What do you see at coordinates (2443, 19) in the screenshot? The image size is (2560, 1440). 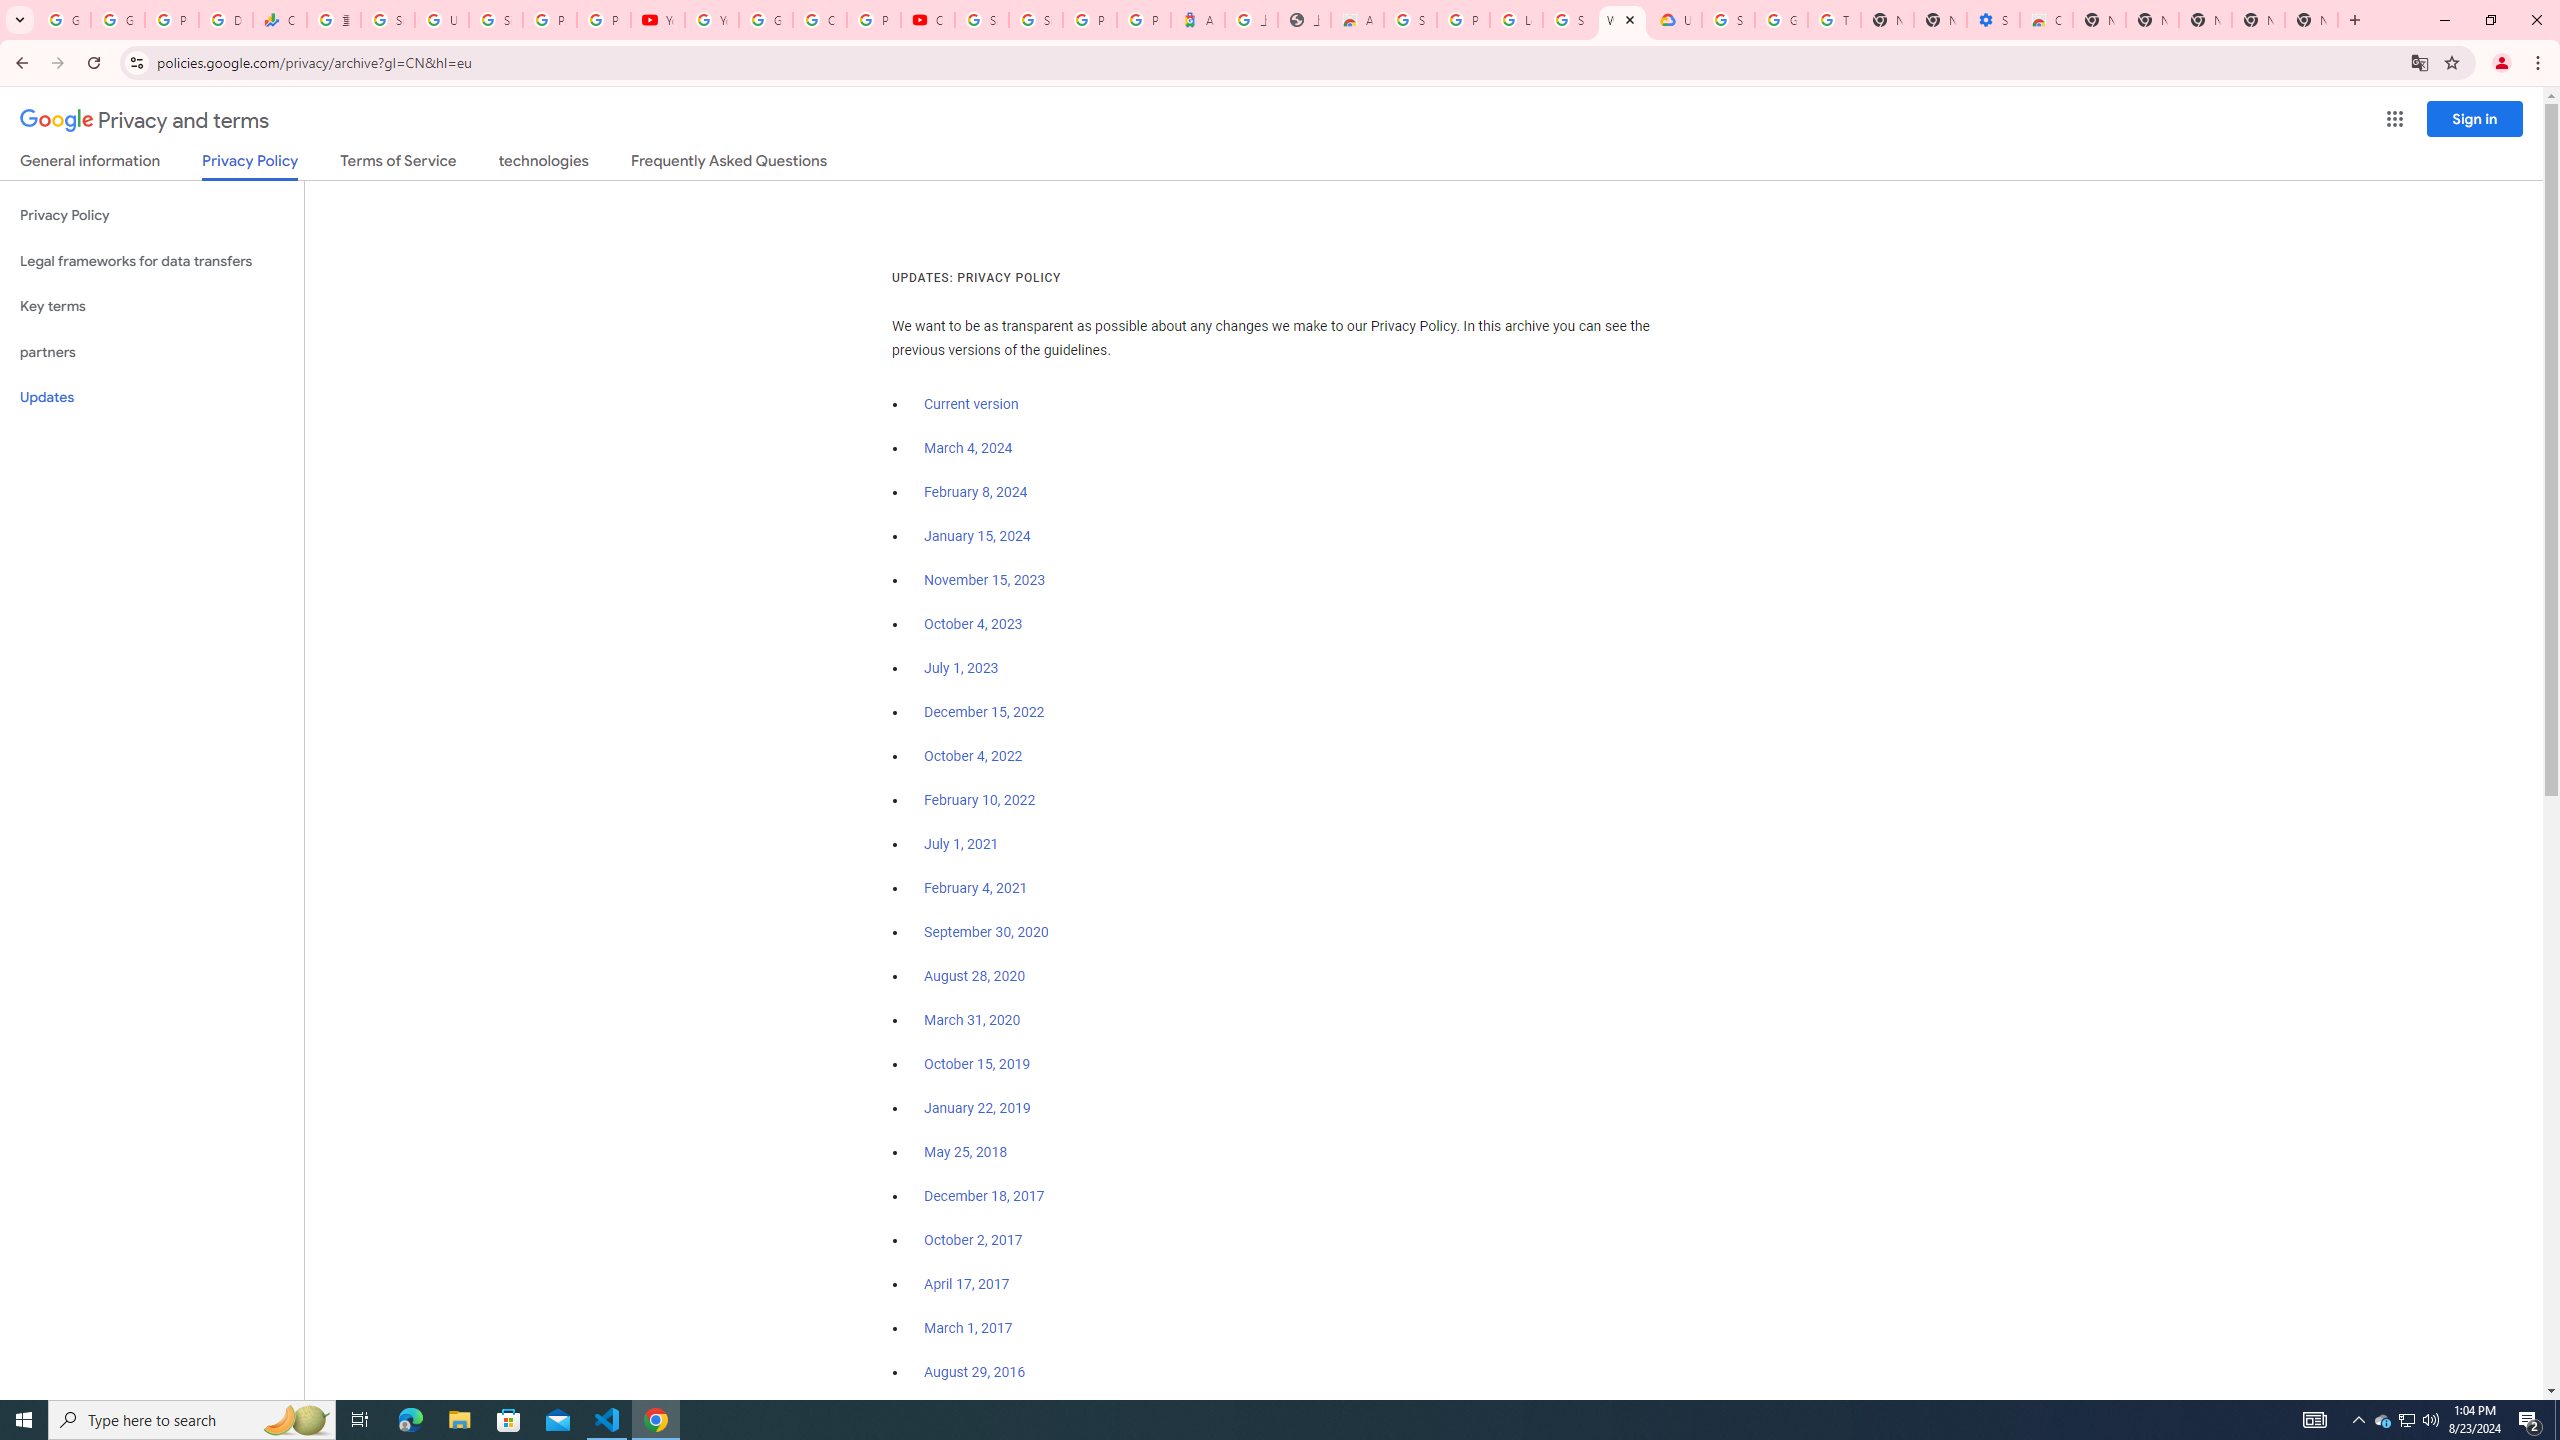 I see `'Minimize'` at bounding box center [2443, 19].